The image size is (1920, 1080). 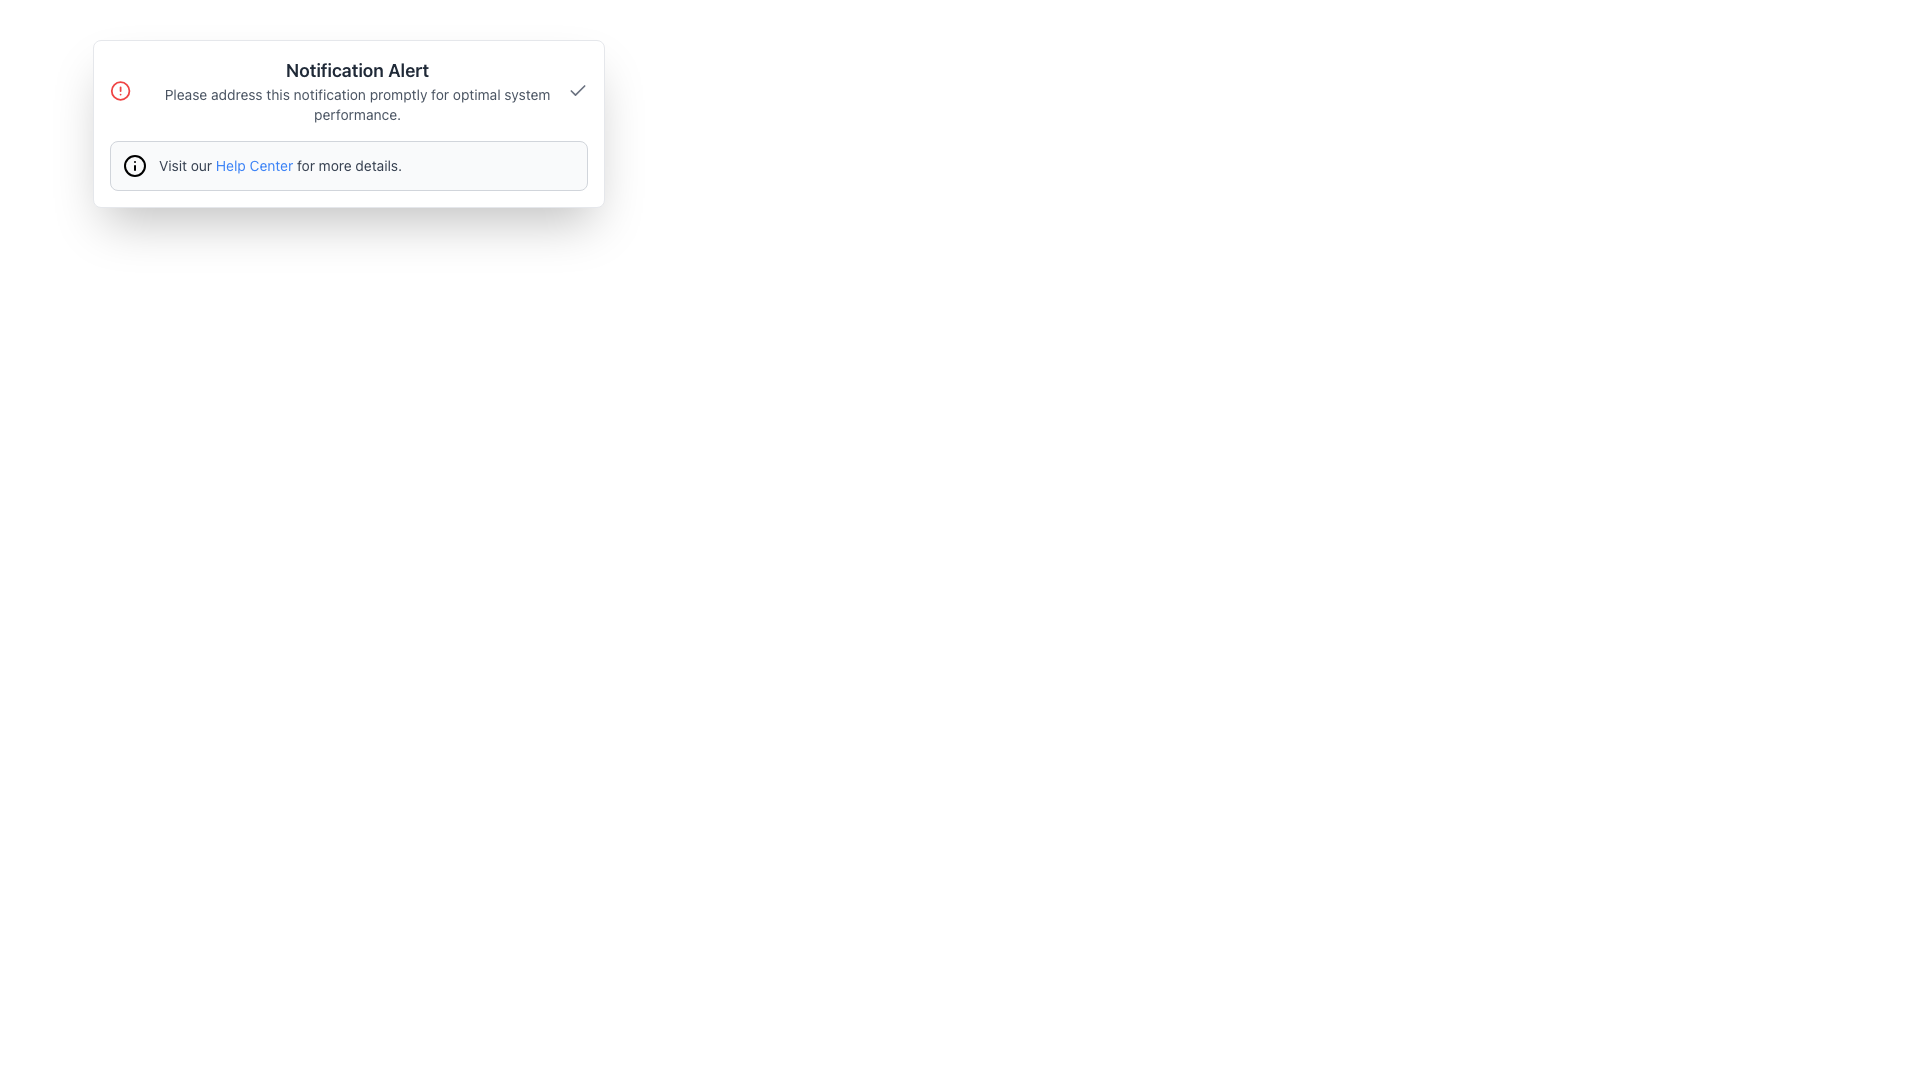 I want to click on the checkmark icon located in the top-right corner of the notification card titled 'Notification Alert', indicating a status or action approval, so click(x=576, y=88).